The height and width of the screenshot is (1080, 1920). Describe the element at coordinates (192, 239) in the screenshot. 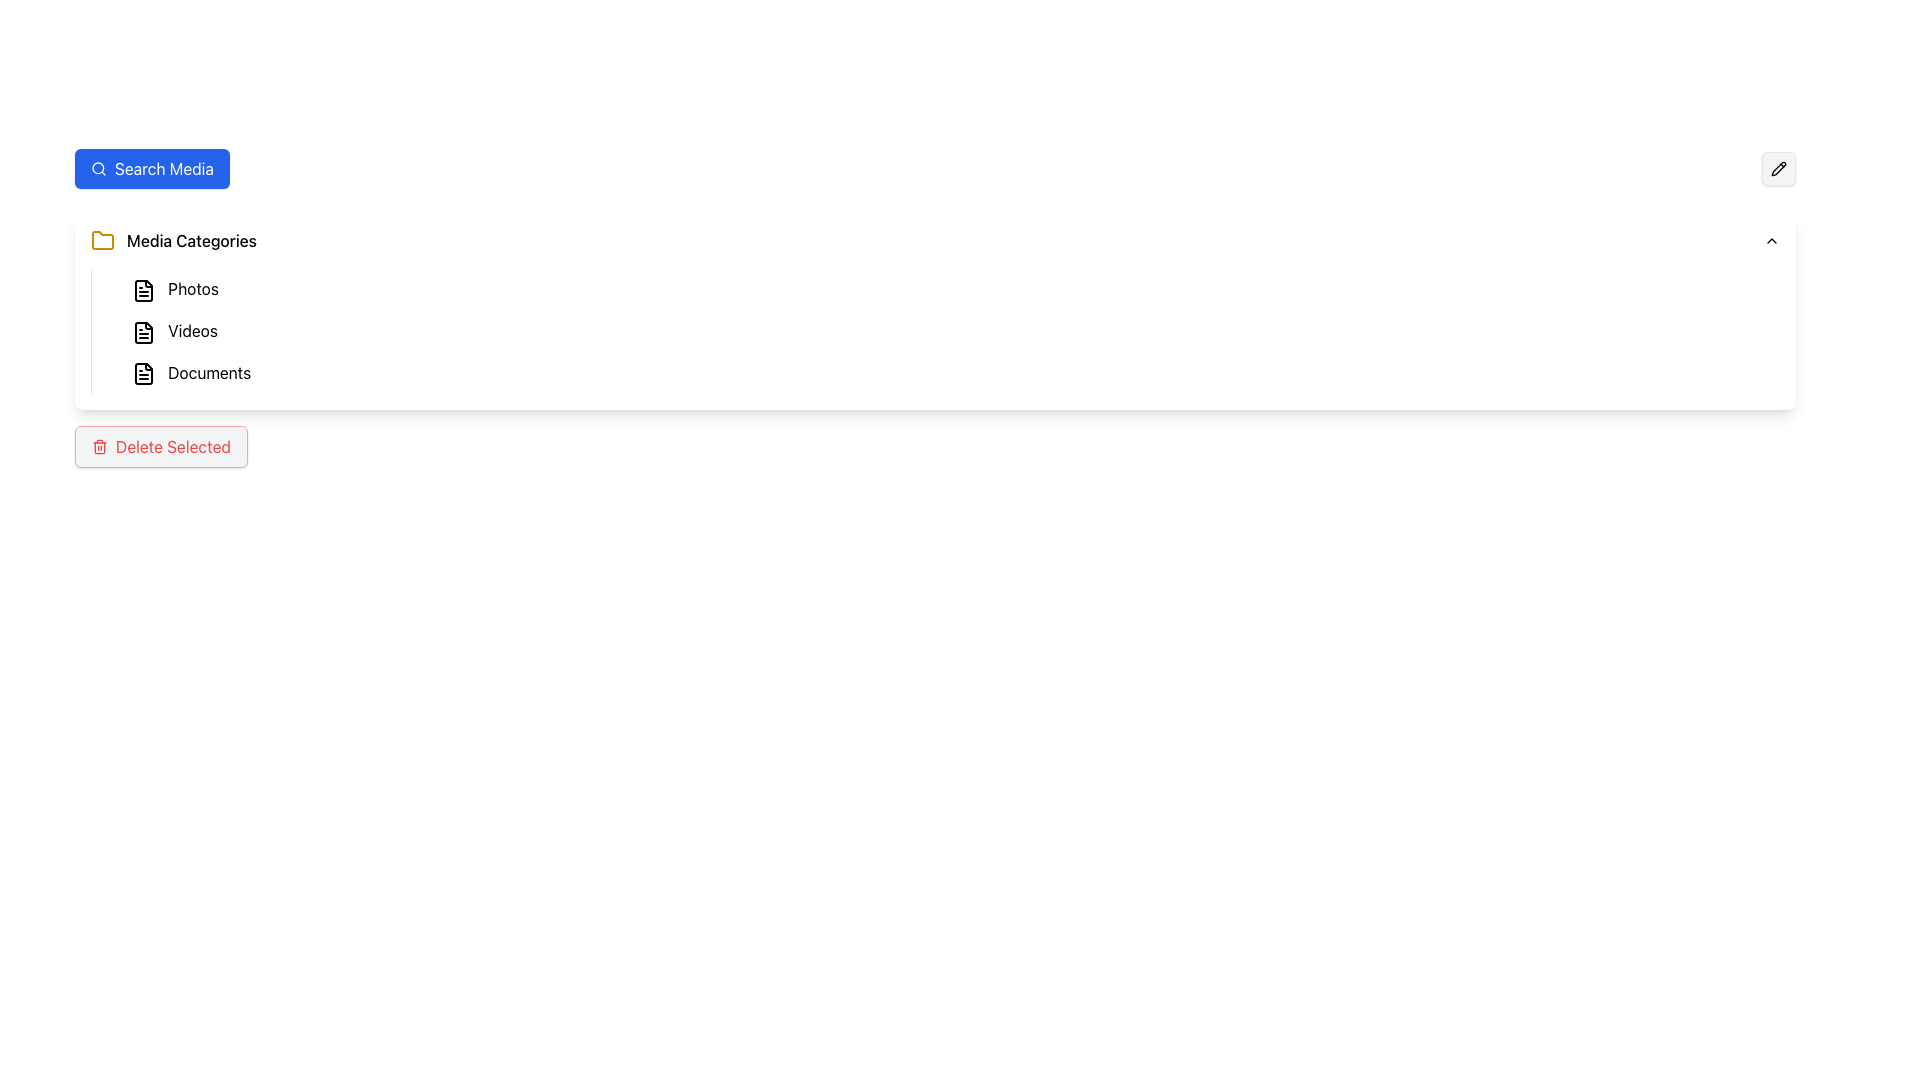

I see `the 'Media Categories' label, which is located beneath the 'Search Media' button and to the right of a yellow folder icon, to help users identify the context of the associated items` at that location.